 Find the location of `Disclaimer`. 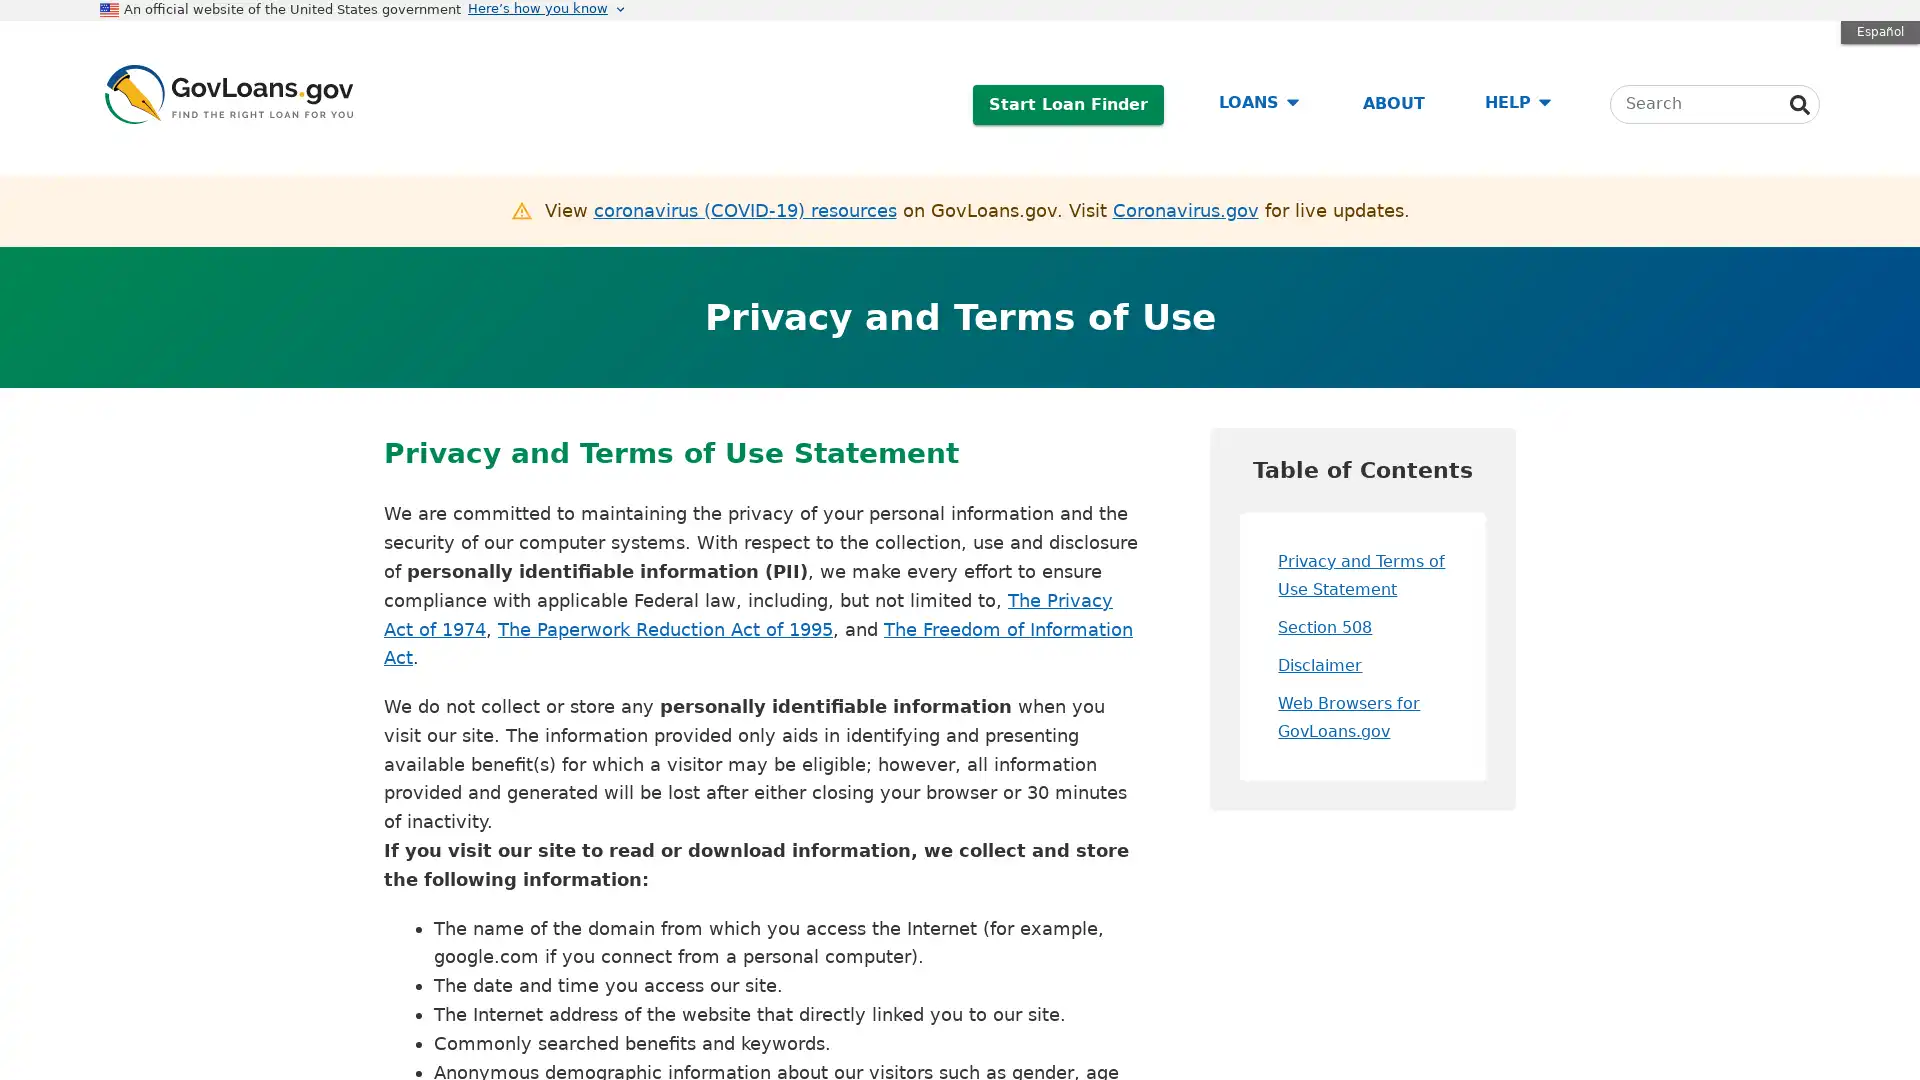

Disclaimer is located at coordinates (1361, 666).